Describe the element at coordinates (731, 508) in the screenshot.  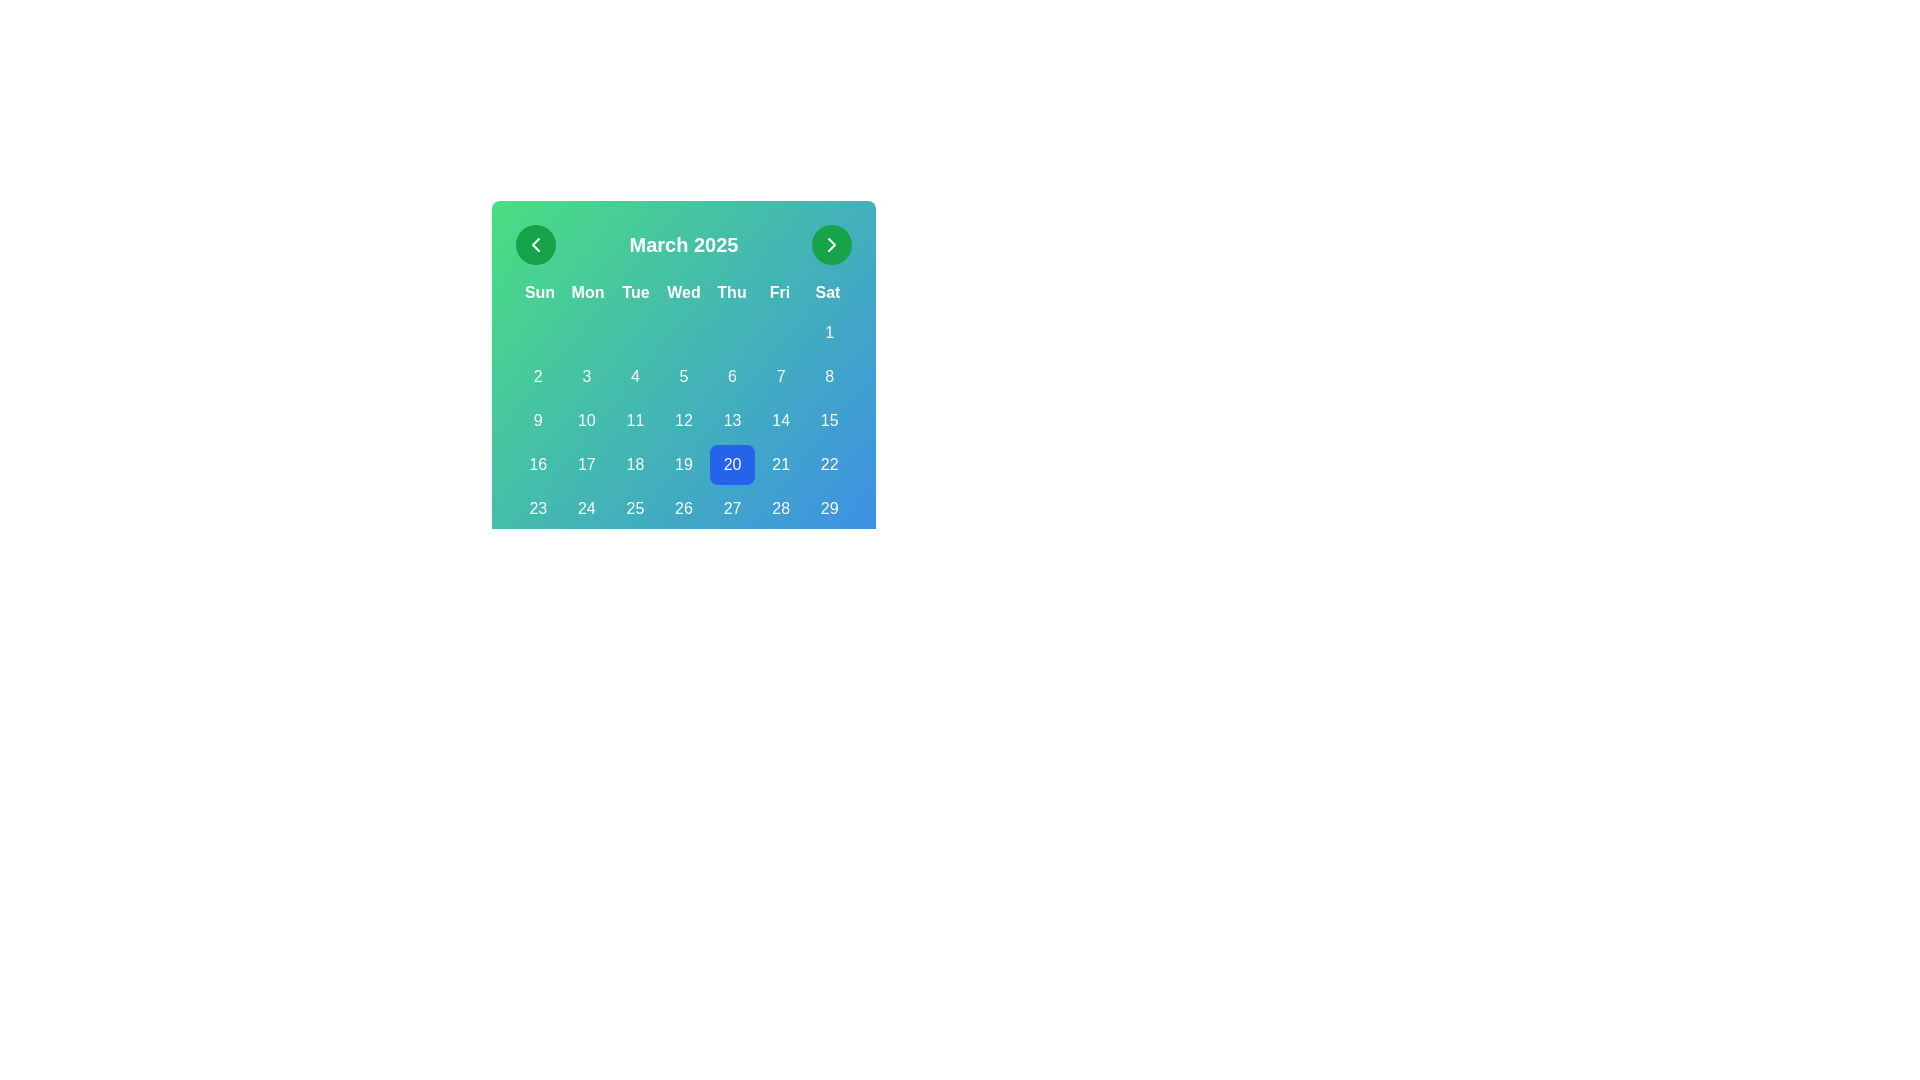
I see `the button displaying the number '27', which is a rectangular clickable block with a rounded border` at that location.